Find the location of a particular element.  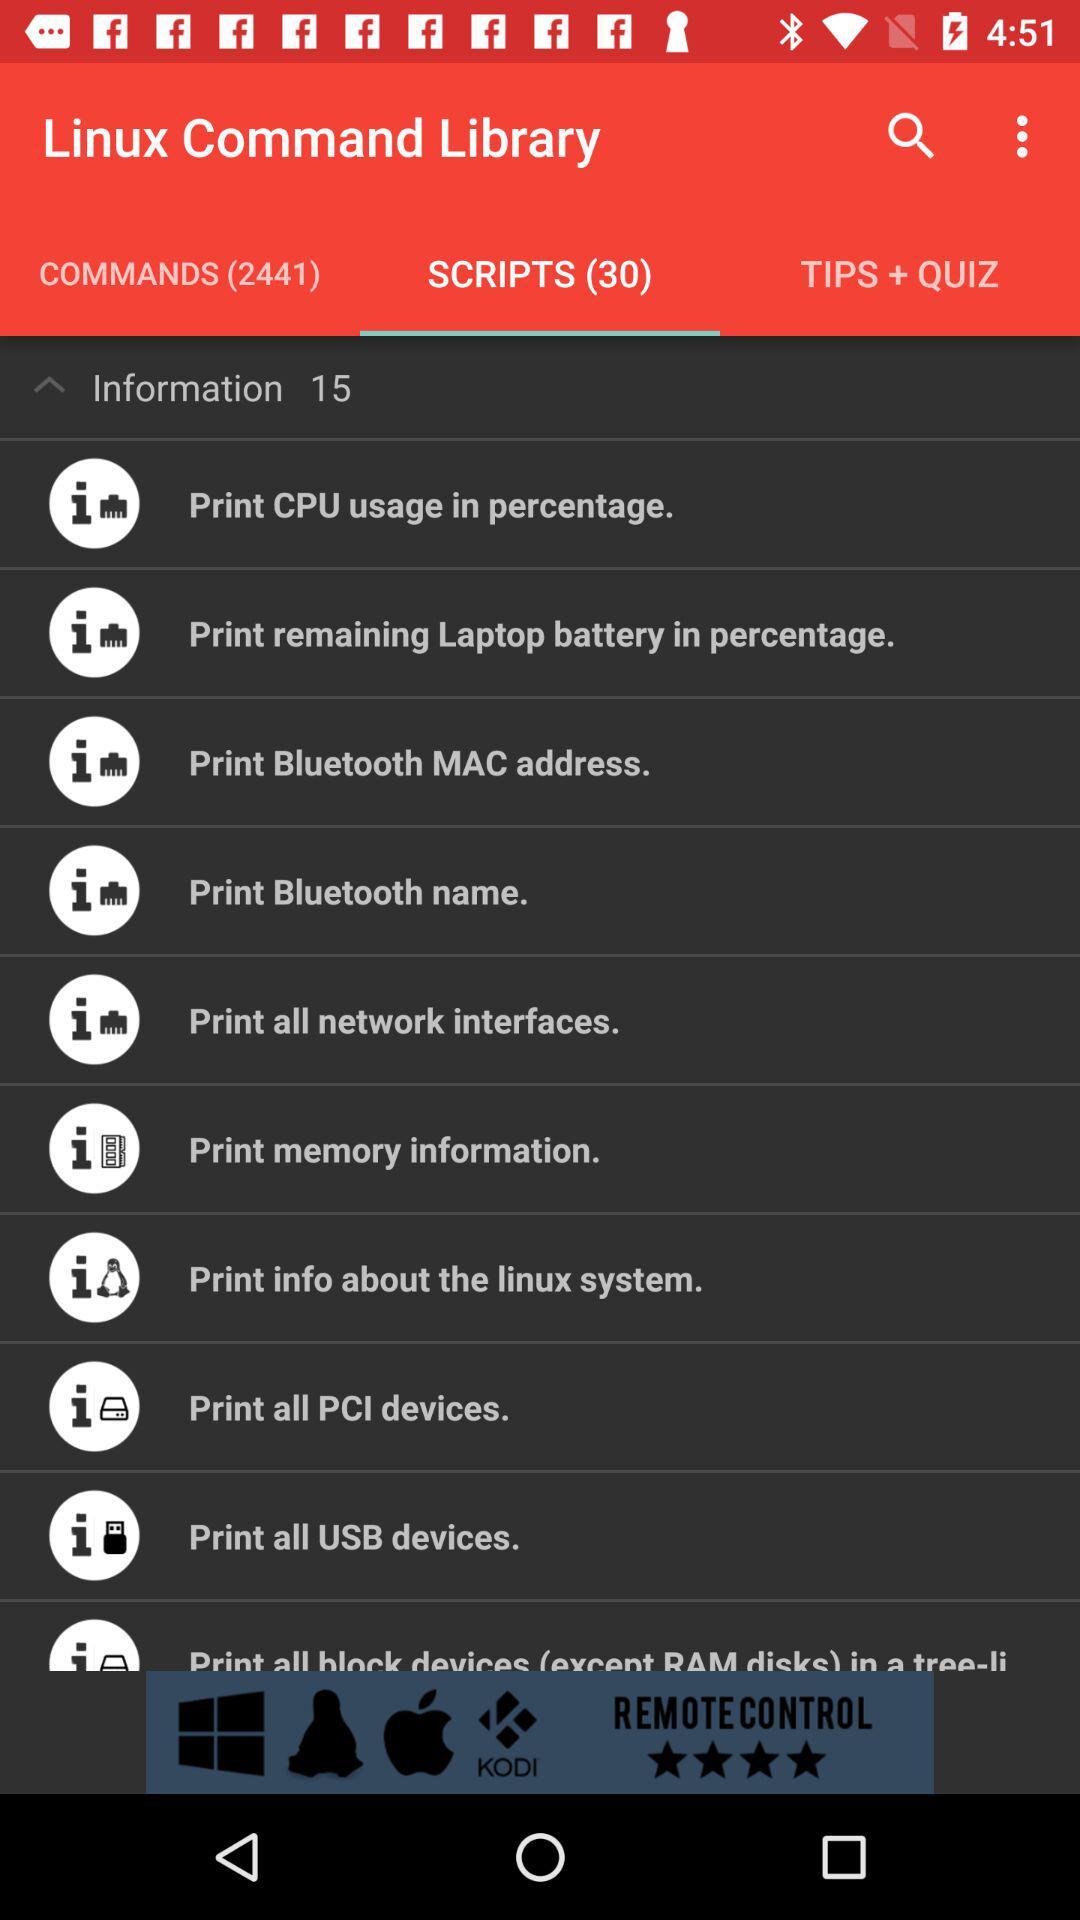

item to the right of the linux command library icon is located at coordinates (911, 135).